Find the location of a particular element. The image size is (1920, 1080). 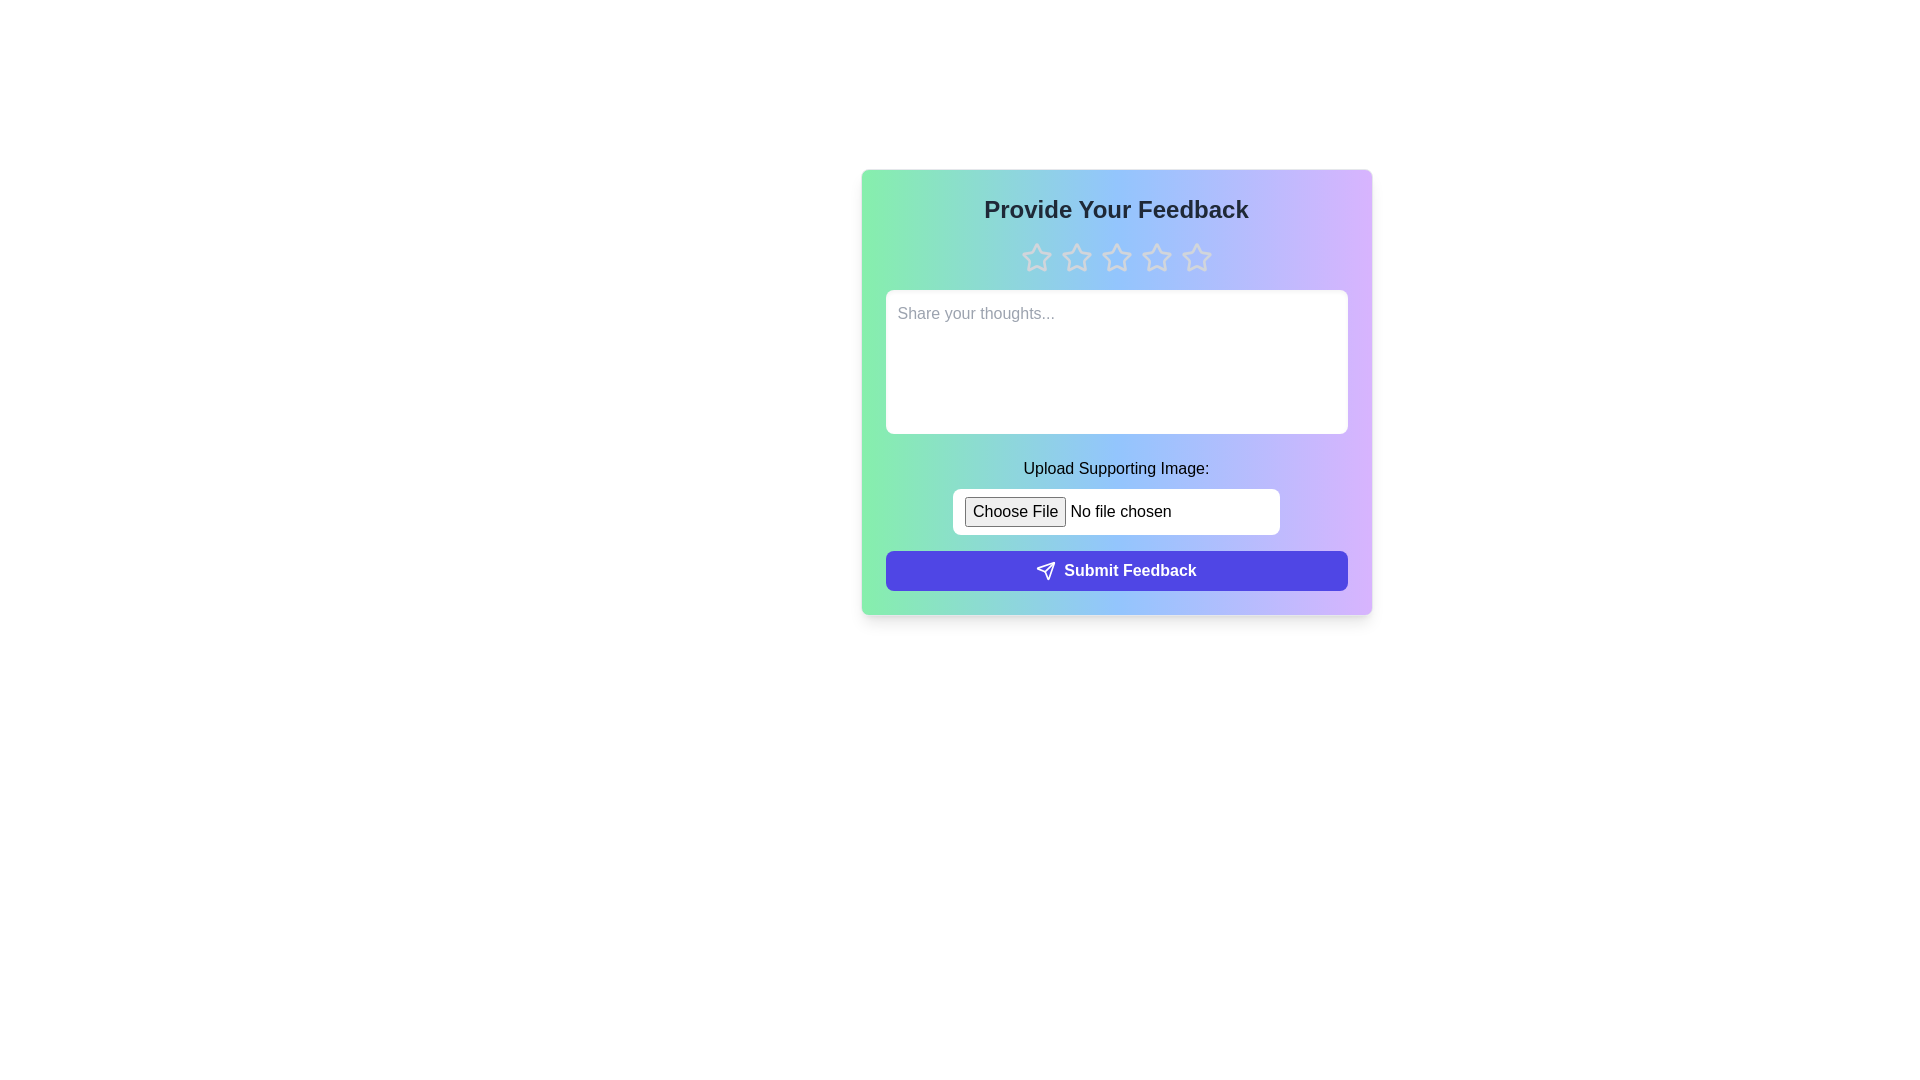

the fourth star icon in the rating system, which is outlined in gray is located at coordinates (1156, 257).